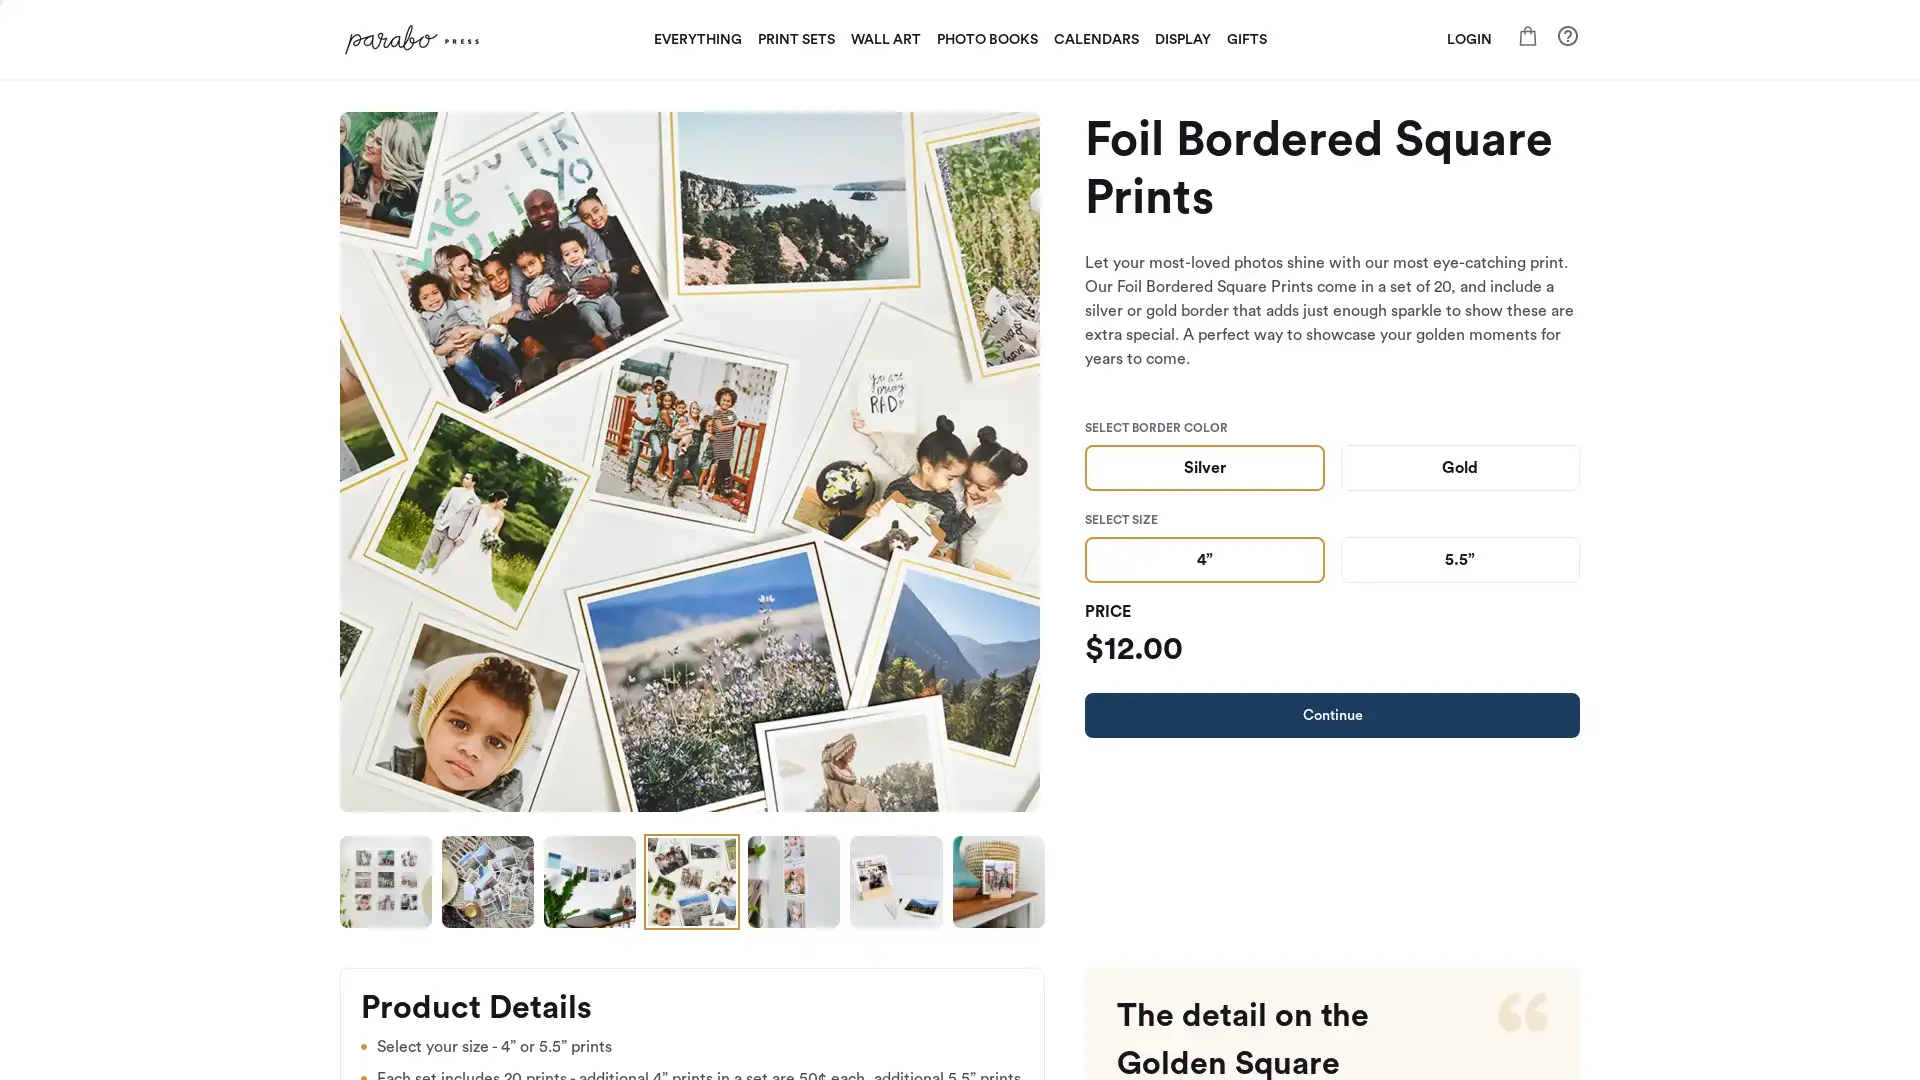 The width and height of the screenshot is (1920, 1080). What do you see at coordinates (895, 881) in the screenshot?
I see `slide dot` at bounding box center [895, 881].